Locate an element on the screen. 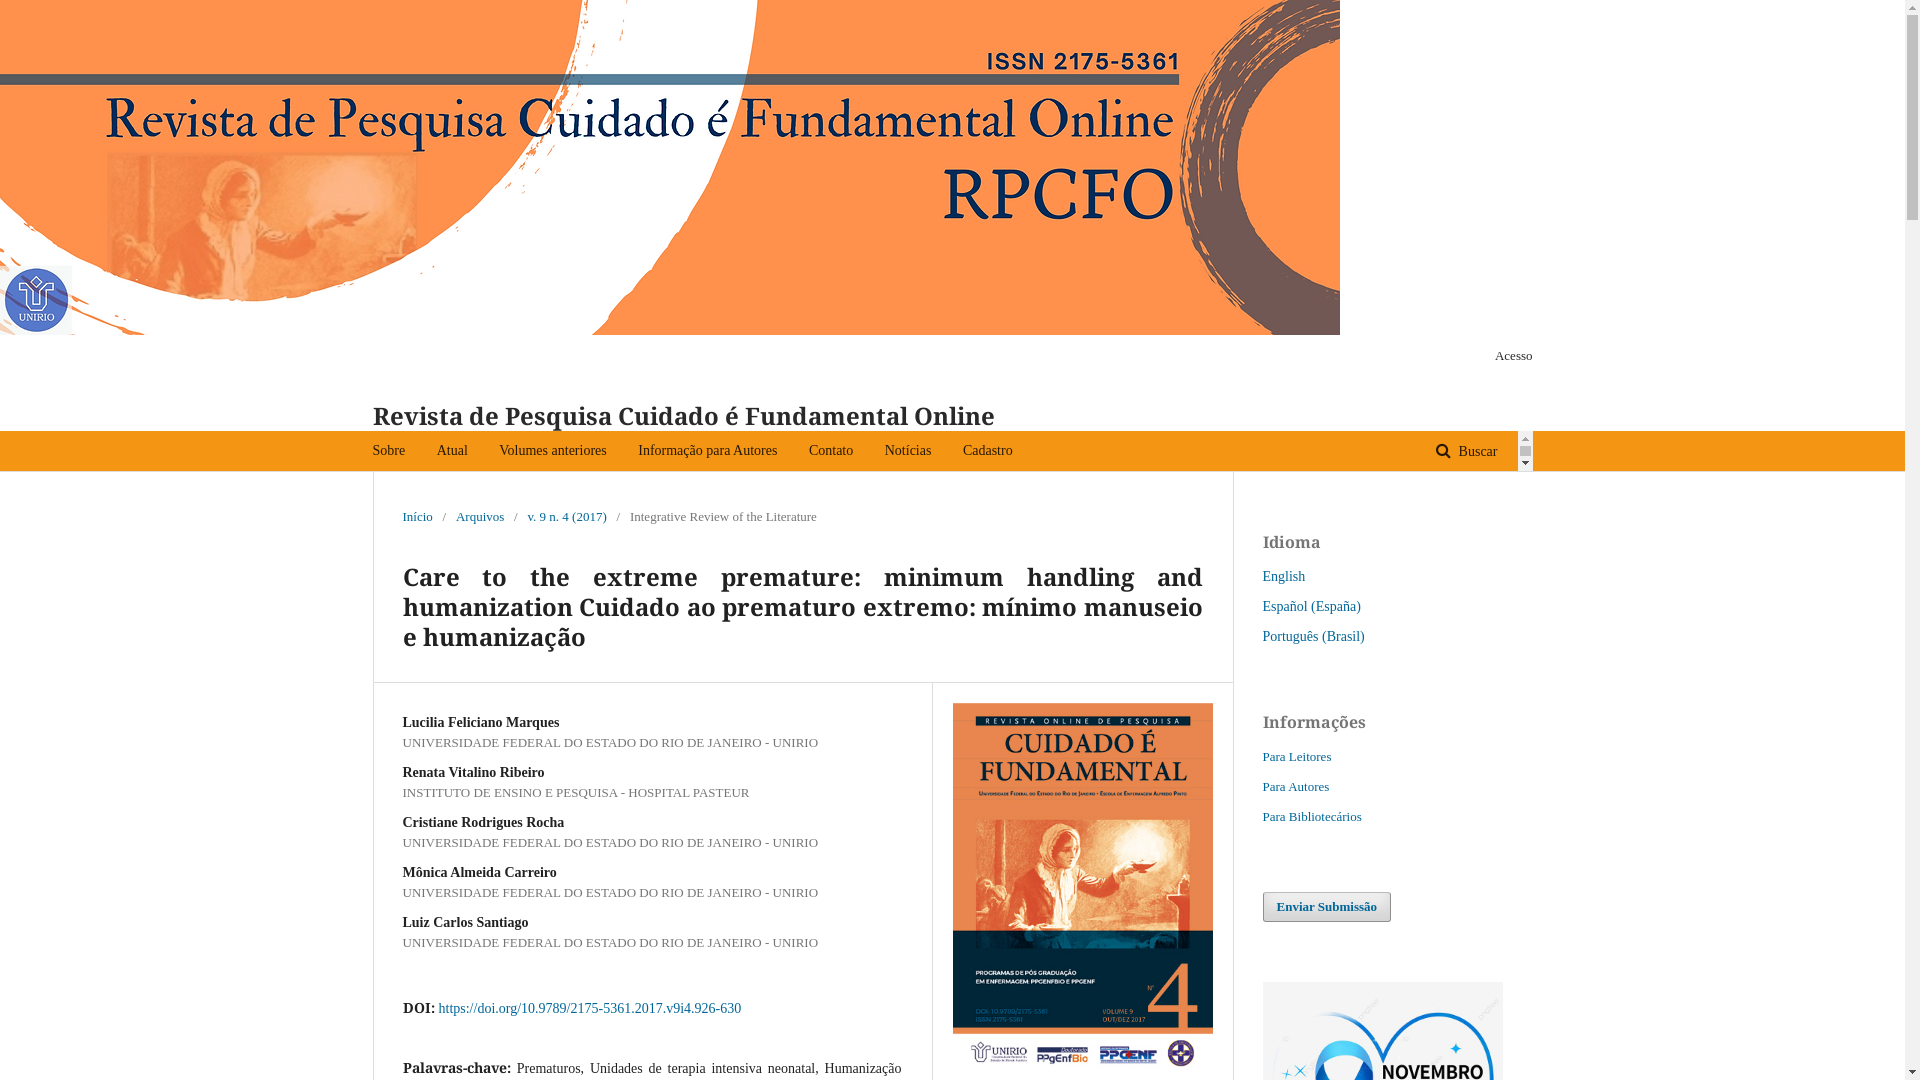 The height and width of the screenshot is (1080, 1920). 'v. 9 n. 4 (2017)' is located at coordinates (565, 515).